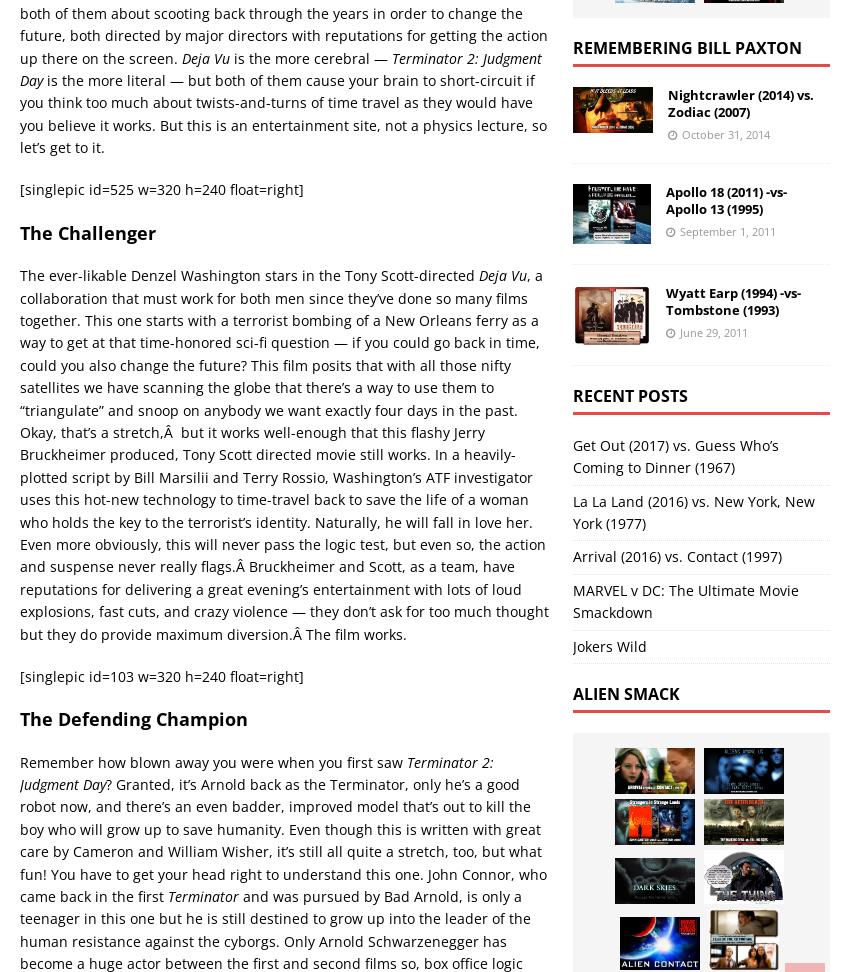  I want to click on 'Comedy', so click(184, 342).